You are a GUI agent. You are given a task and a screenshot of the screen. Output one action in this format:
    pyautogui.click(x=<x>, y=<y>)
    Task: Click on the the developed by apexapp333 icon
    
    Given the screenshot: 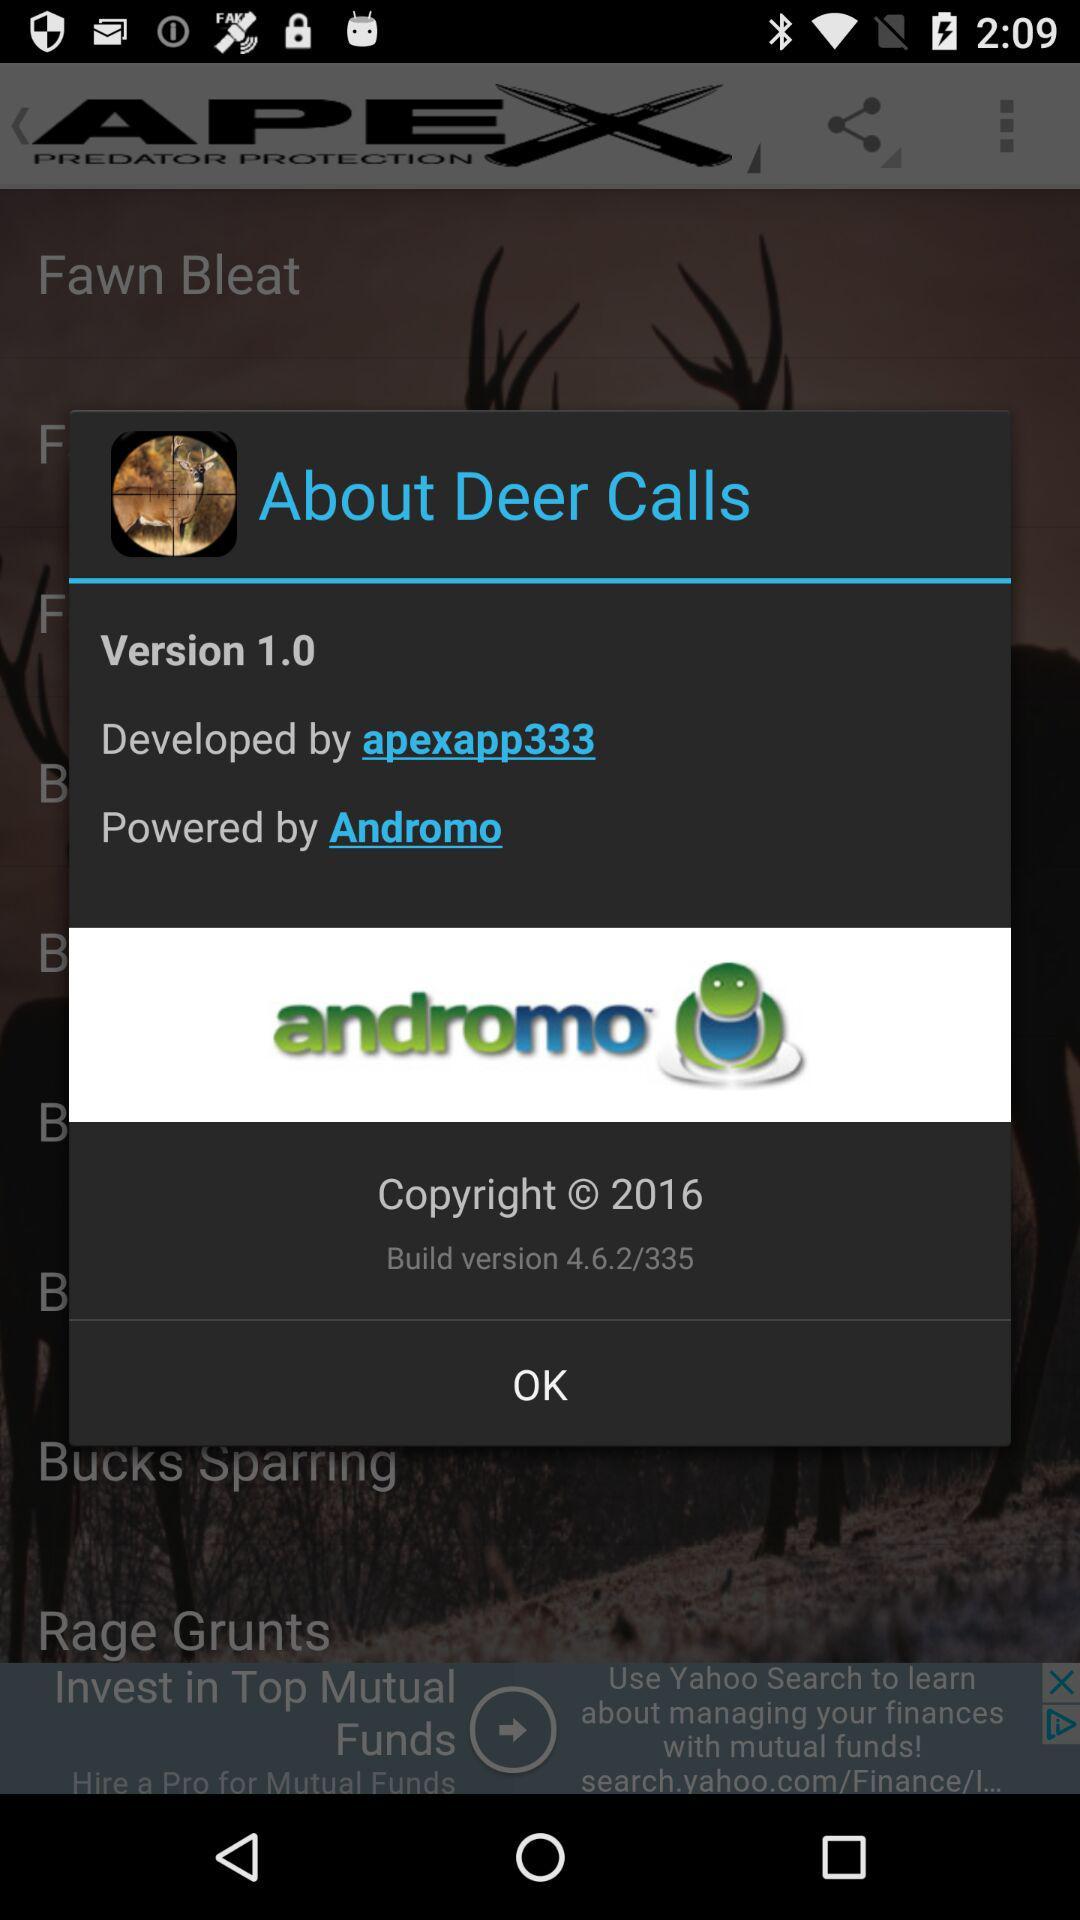 What is the action you would take?
    pyautogui.click(x=540, y=752)
    